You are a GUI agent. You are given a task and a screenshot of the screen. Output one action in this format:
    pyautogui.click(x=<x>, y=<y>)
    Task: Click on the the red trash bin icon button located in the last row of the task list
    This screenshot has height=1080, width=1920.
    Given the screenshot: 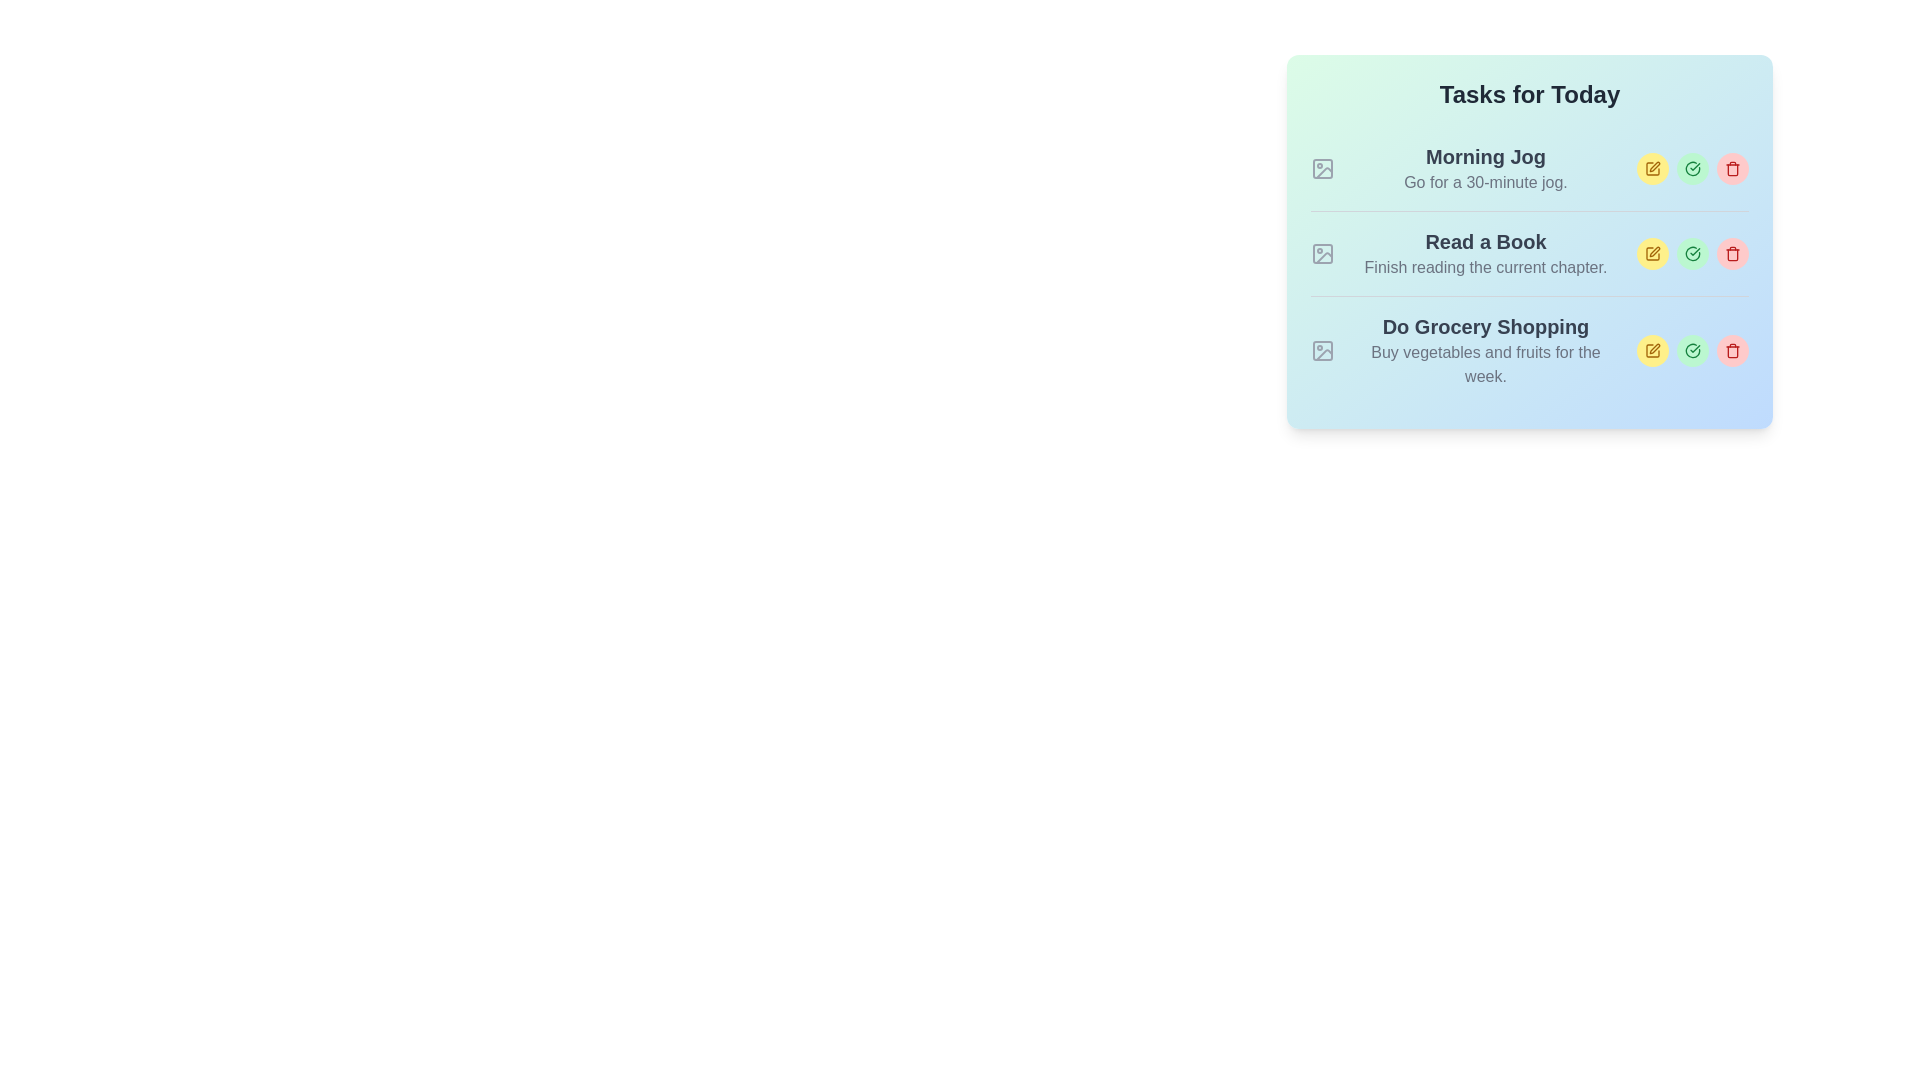 What is the action you would take?
    pyautogui.click(x=1731, y=350)
    